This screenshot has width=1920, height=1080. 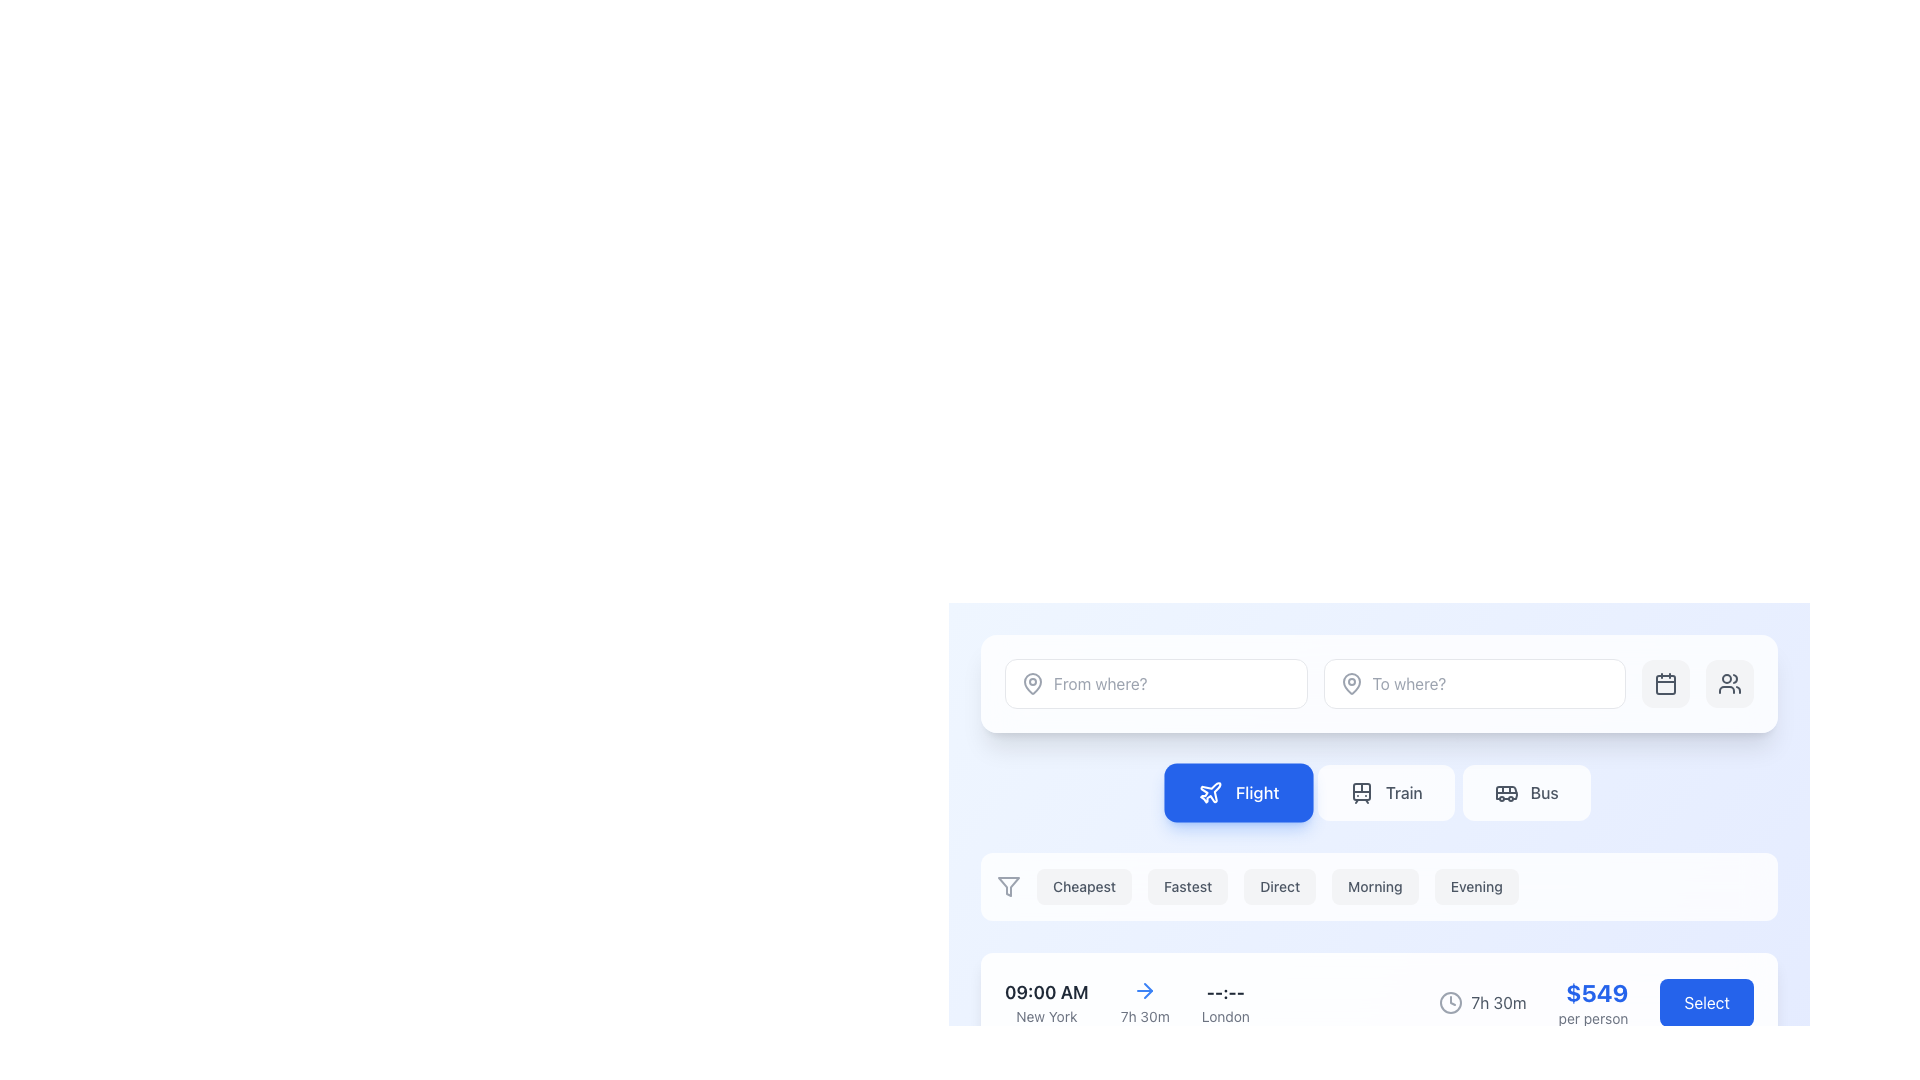 I want to click on the button that filters or selects items related to 'Evening', which is the sixth button in a horizontal group located below the selection tabs for 'Flight', 'Train', and 'Bus', so click(x=1476, y=886).